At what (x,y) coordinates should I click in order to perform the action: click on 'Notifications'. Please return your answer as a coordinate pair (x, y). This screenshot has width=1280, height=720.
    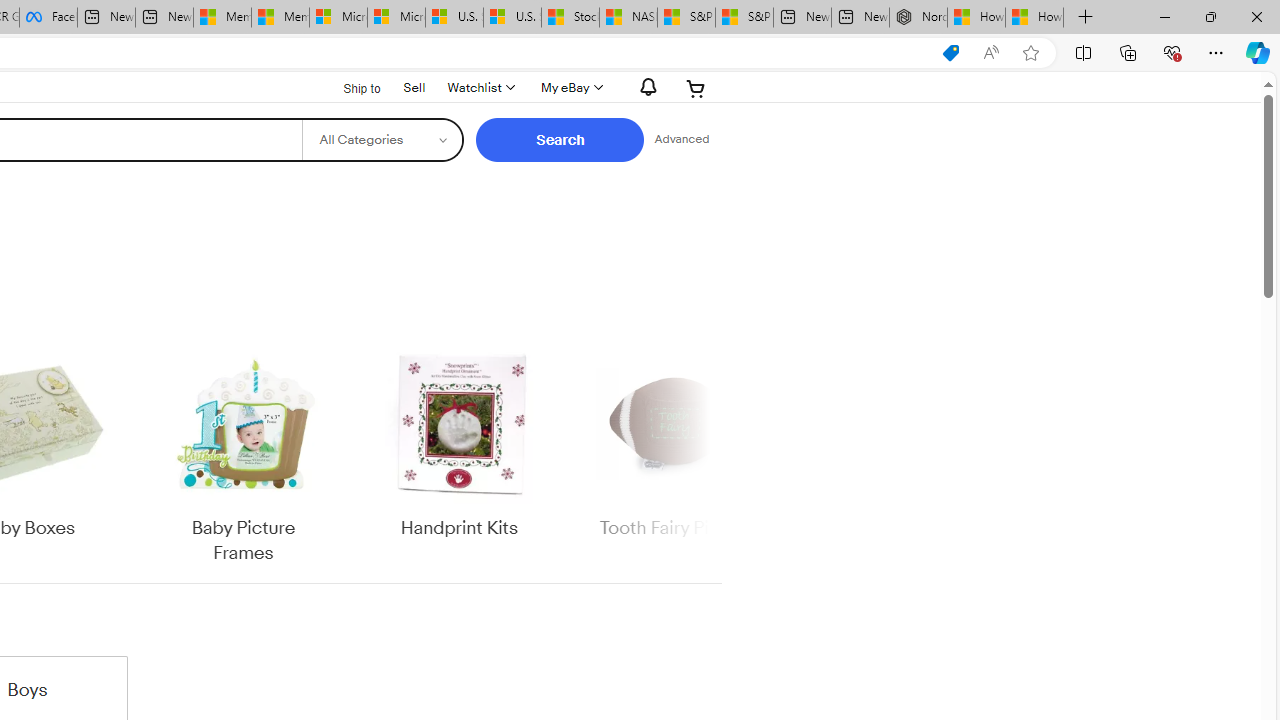
    Looking at the image, I should click on (643, 86).